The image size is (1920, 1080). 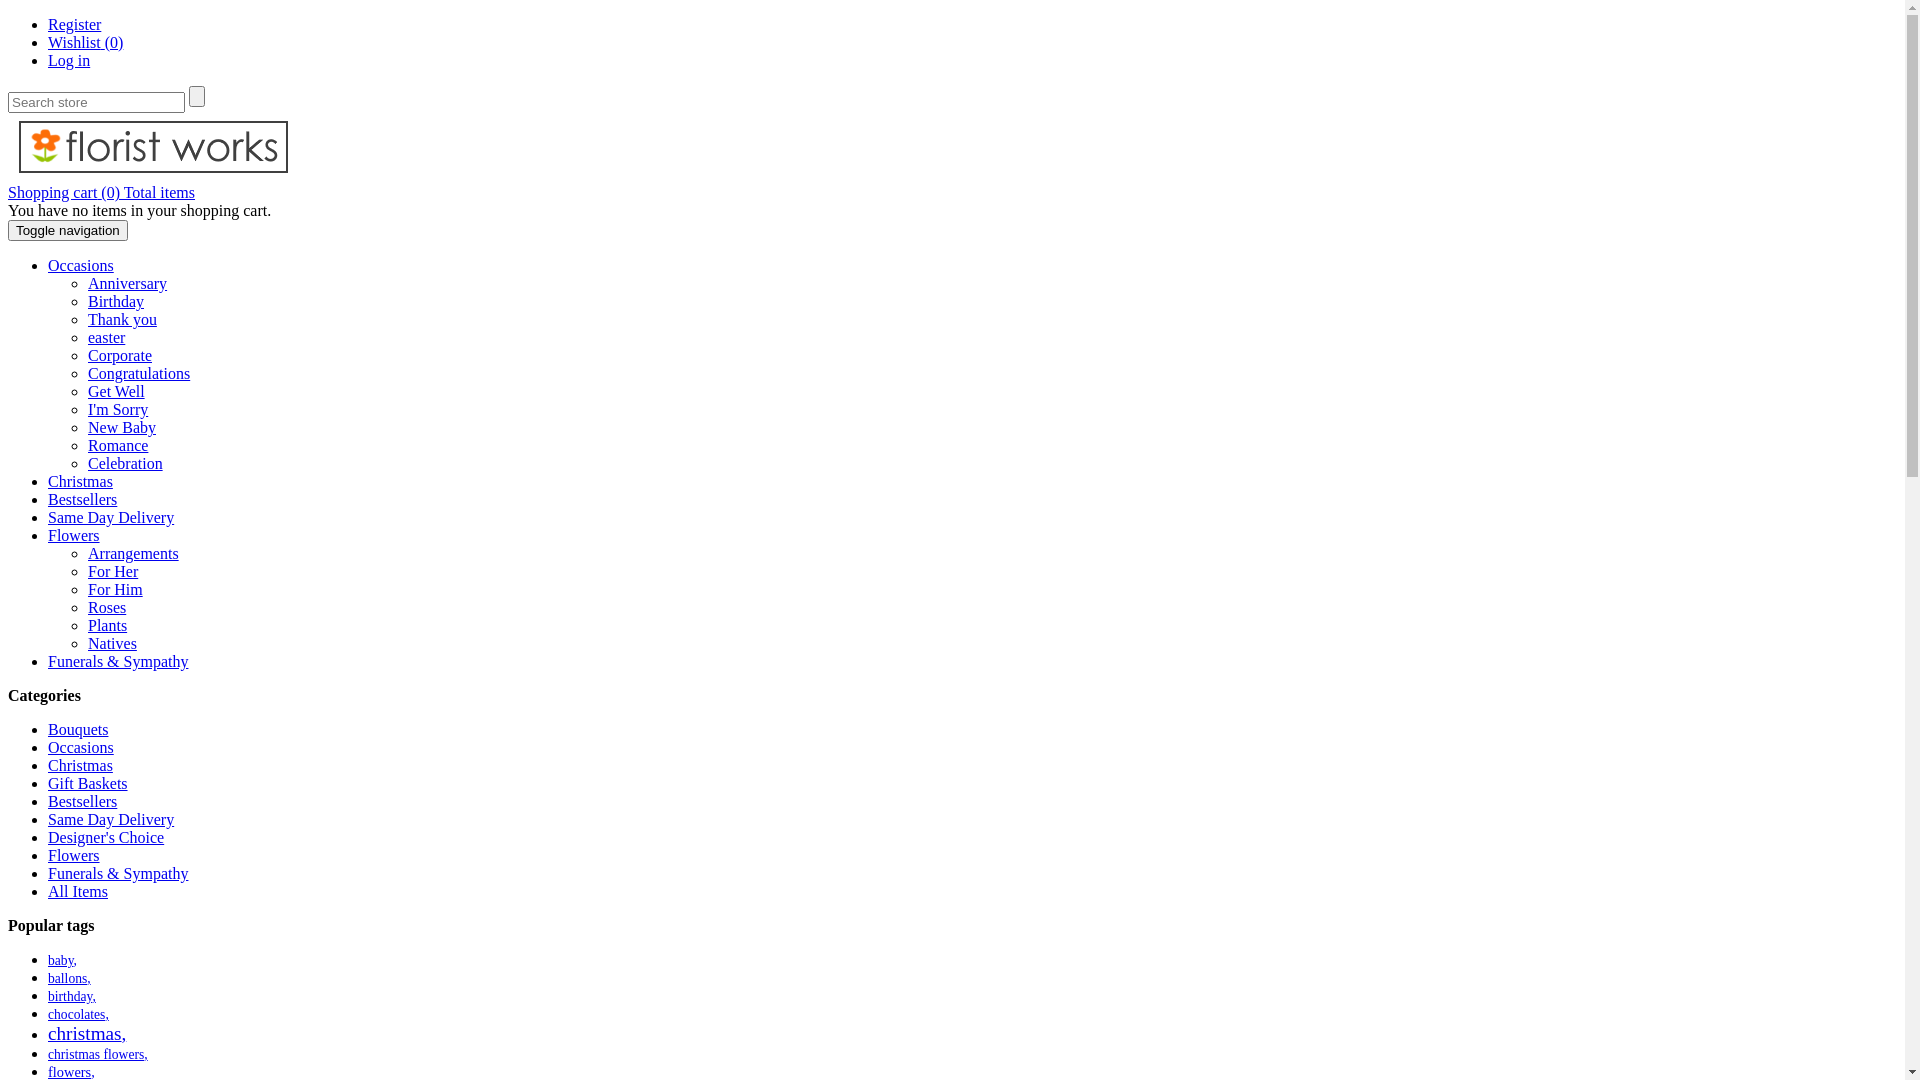 What do you see at coordinates (117, 661) in the screenshot?
I see `'Funerals & Sympathy'` at bounding box center [117, 661].